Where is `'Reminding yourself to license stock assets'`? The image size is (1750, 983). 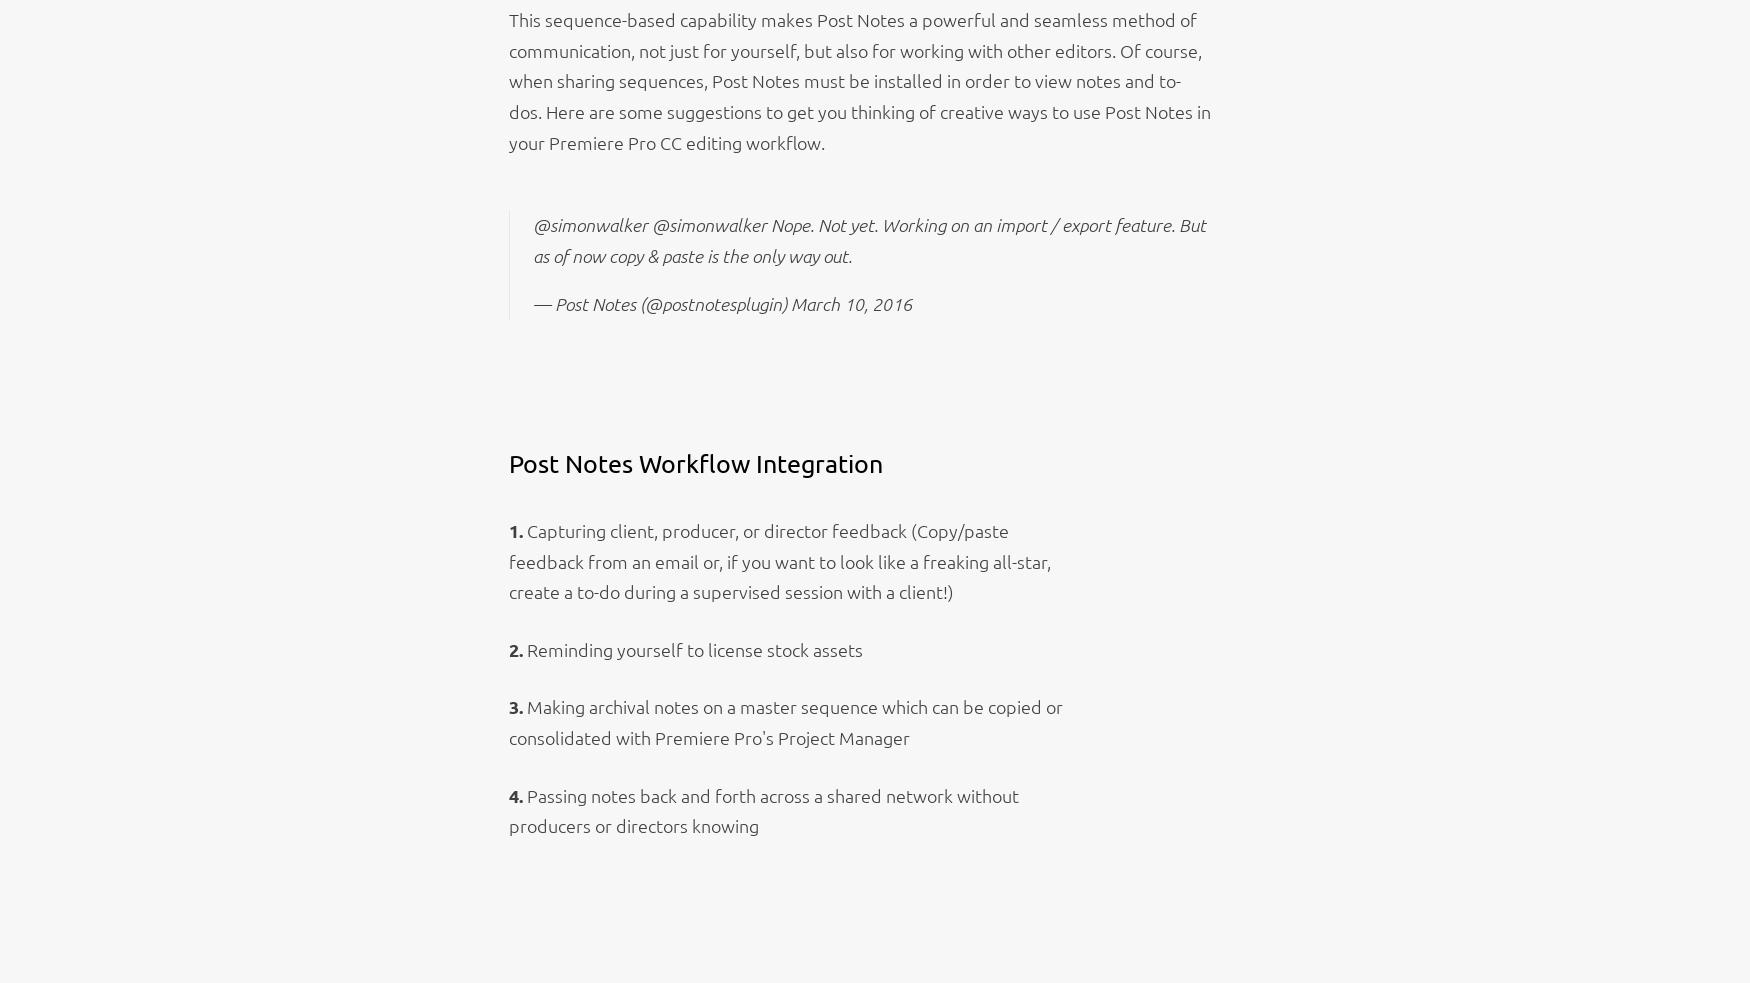
'Reminding yourself to license stock assets' is located at coordinates (691, 648).